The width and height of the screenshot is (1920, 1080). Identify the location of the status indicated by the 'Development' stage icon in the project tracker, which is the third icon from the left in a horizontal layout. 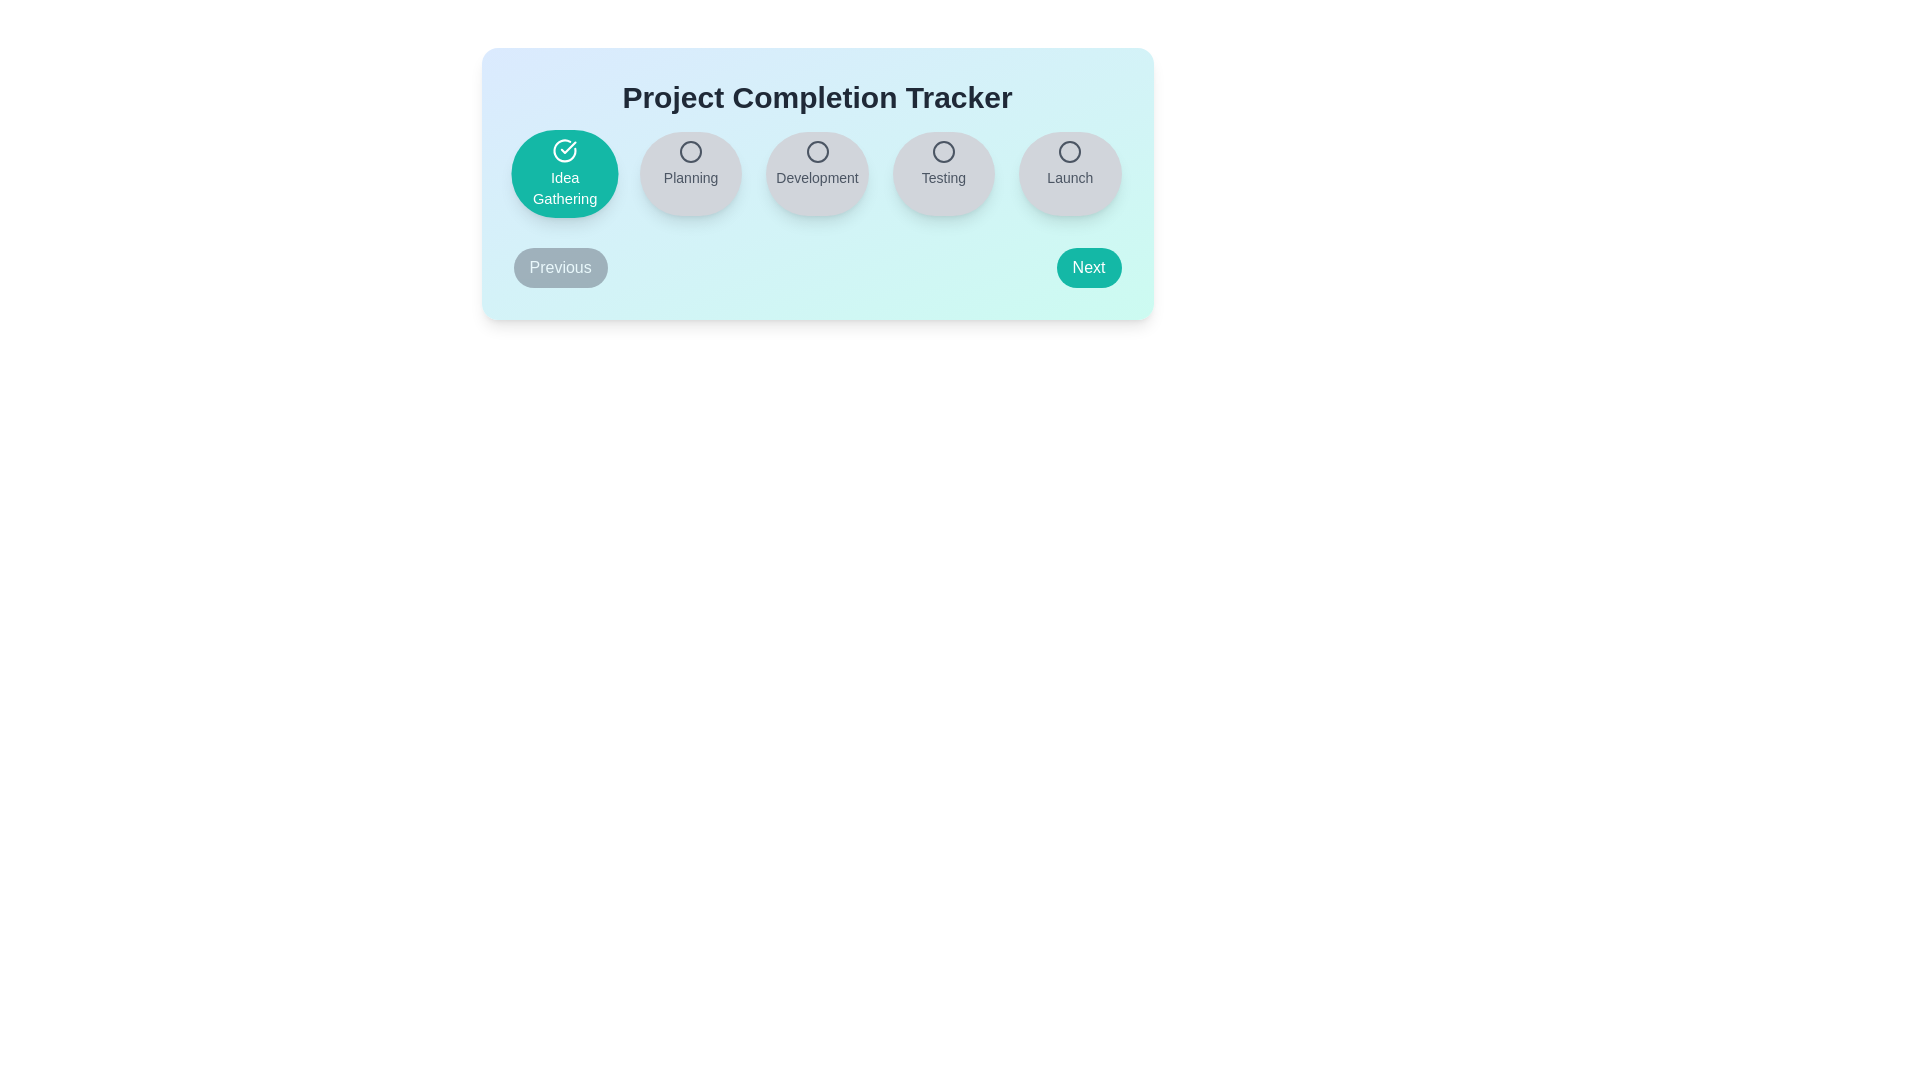
(817, 150).